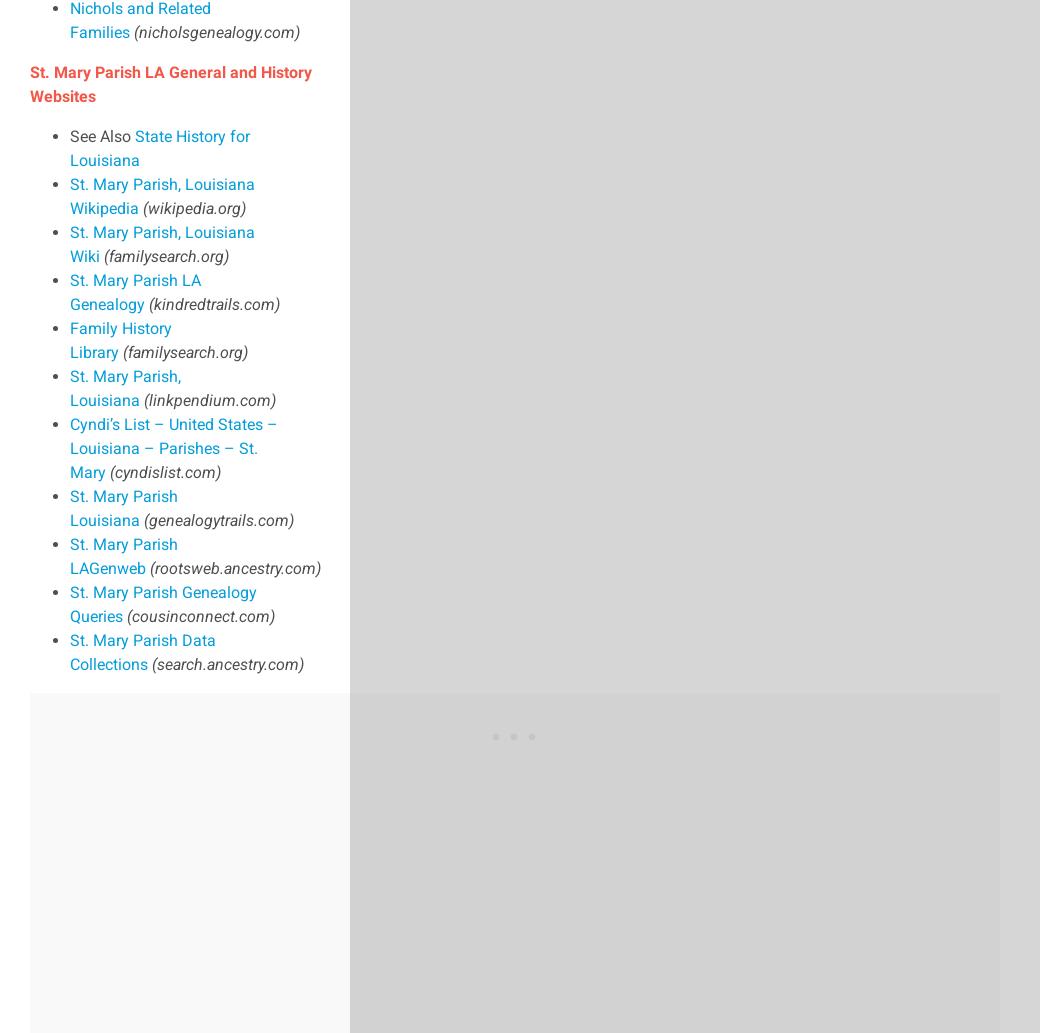 This screenshot has width=1040, height=1033. What do you see at coordinates (235, 566) in the screenshot?
I see `'(rootsweb.ancestry.com)'` at bounding box center [235, 566].